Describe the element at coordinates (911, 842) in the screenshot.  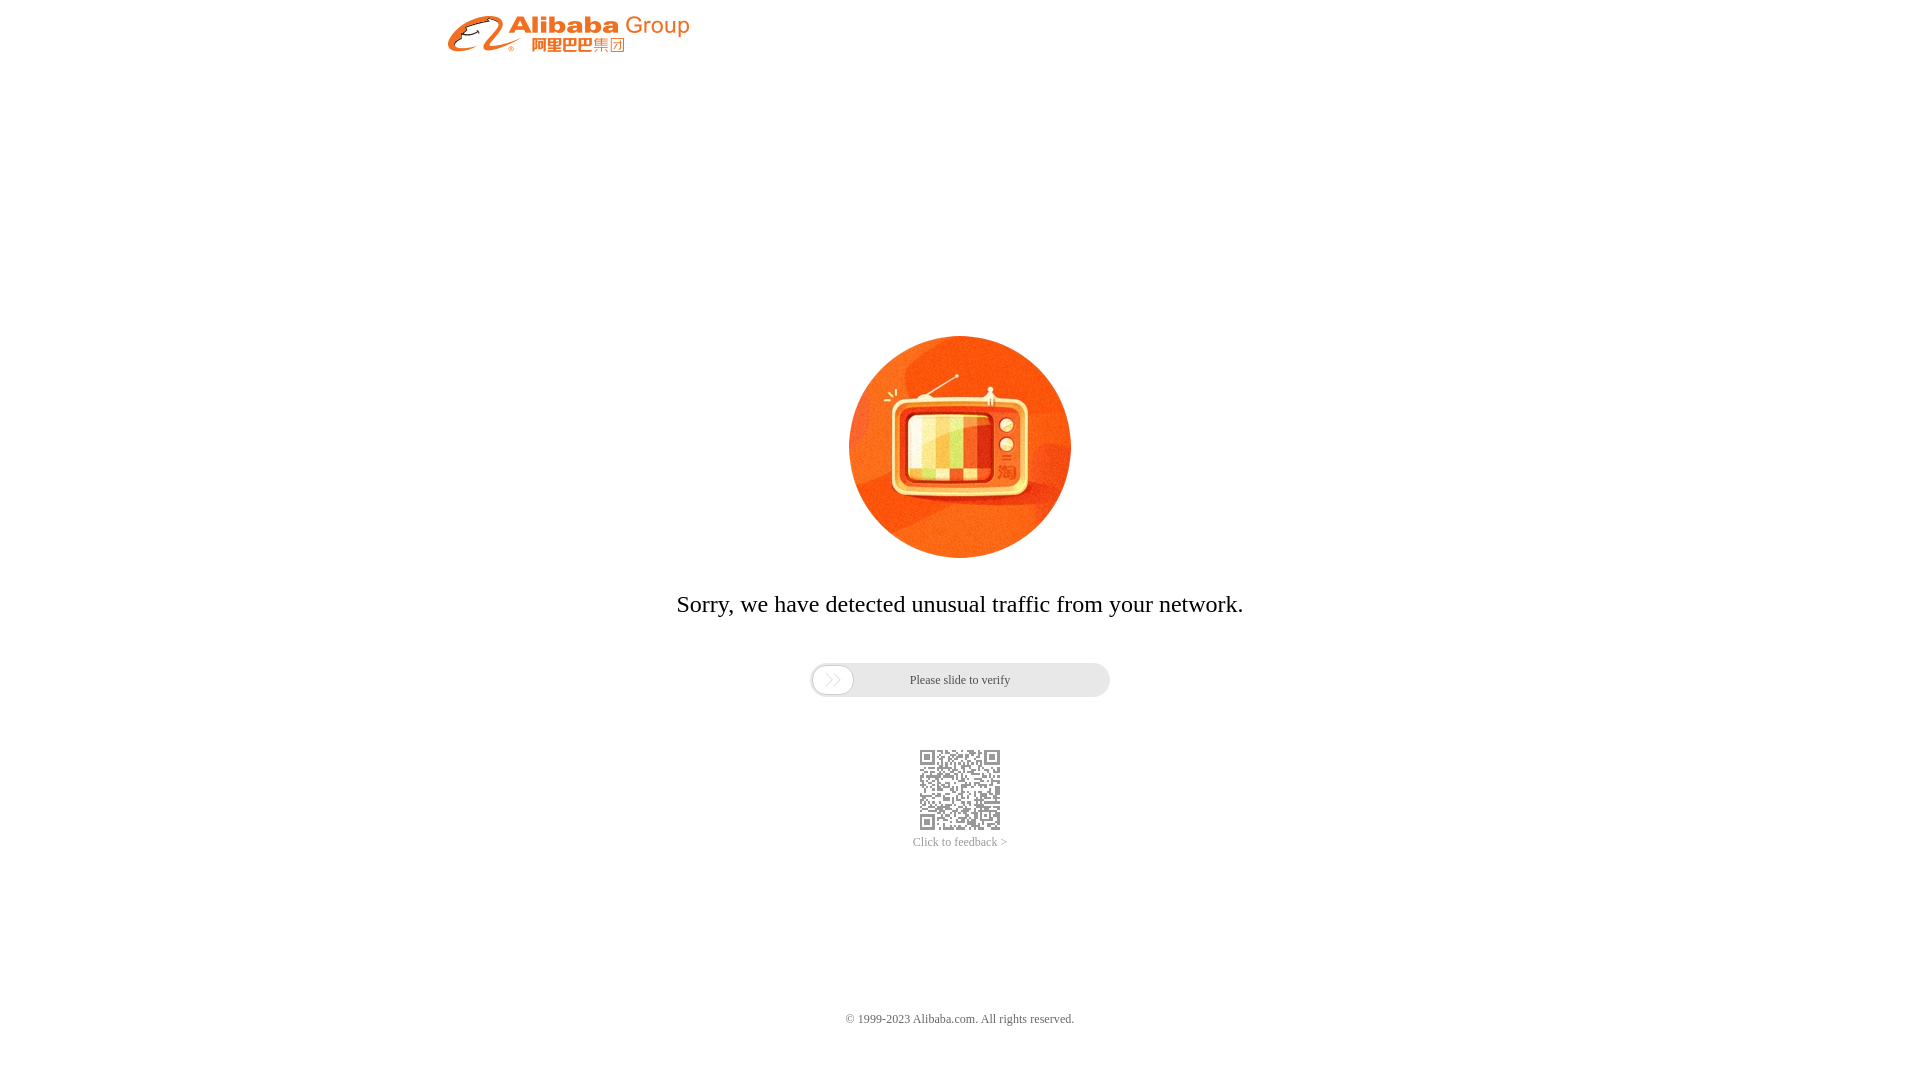
I see `'Click to feedback >'` at that location.